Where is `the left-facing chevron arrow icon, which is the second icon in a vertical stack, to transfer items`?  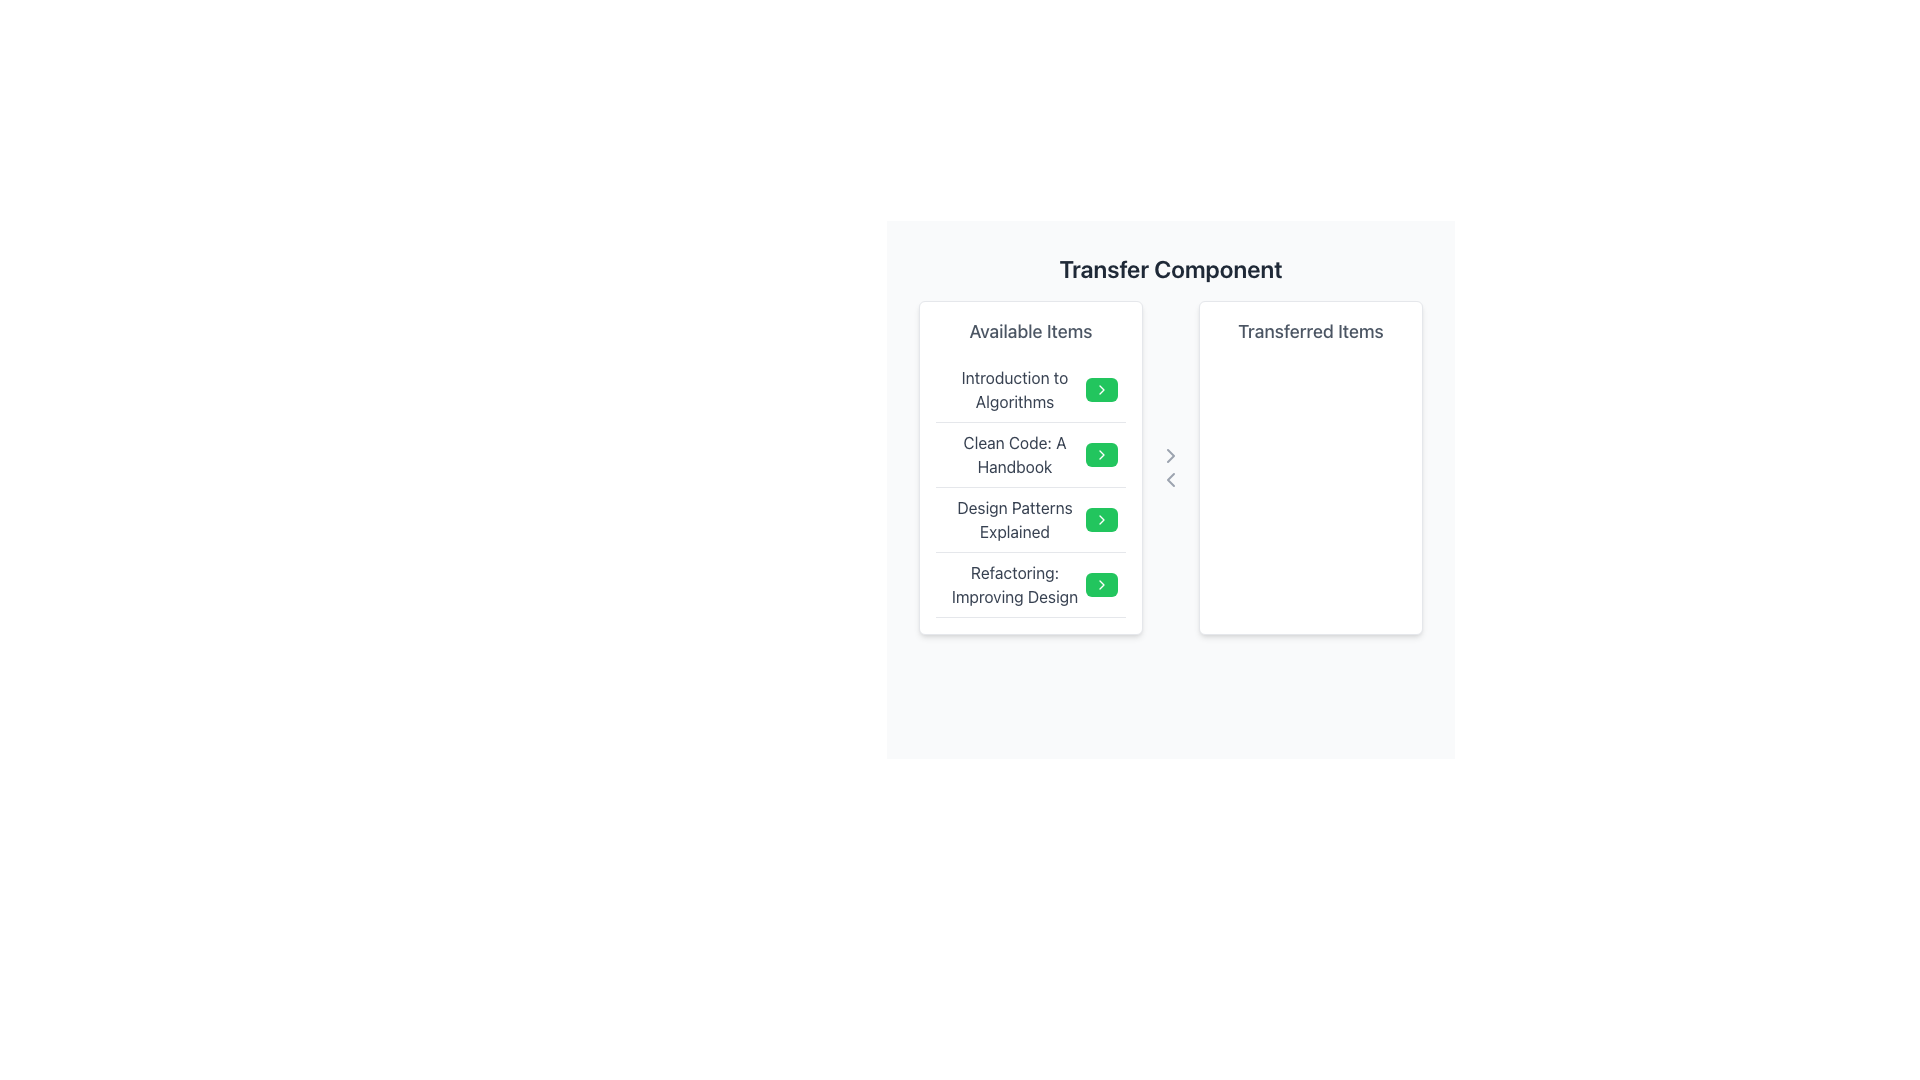 the left-facing chevron arrow icon, which is the second icon in a vertical stack, to transfer items is located at coordinates (1171, 479).